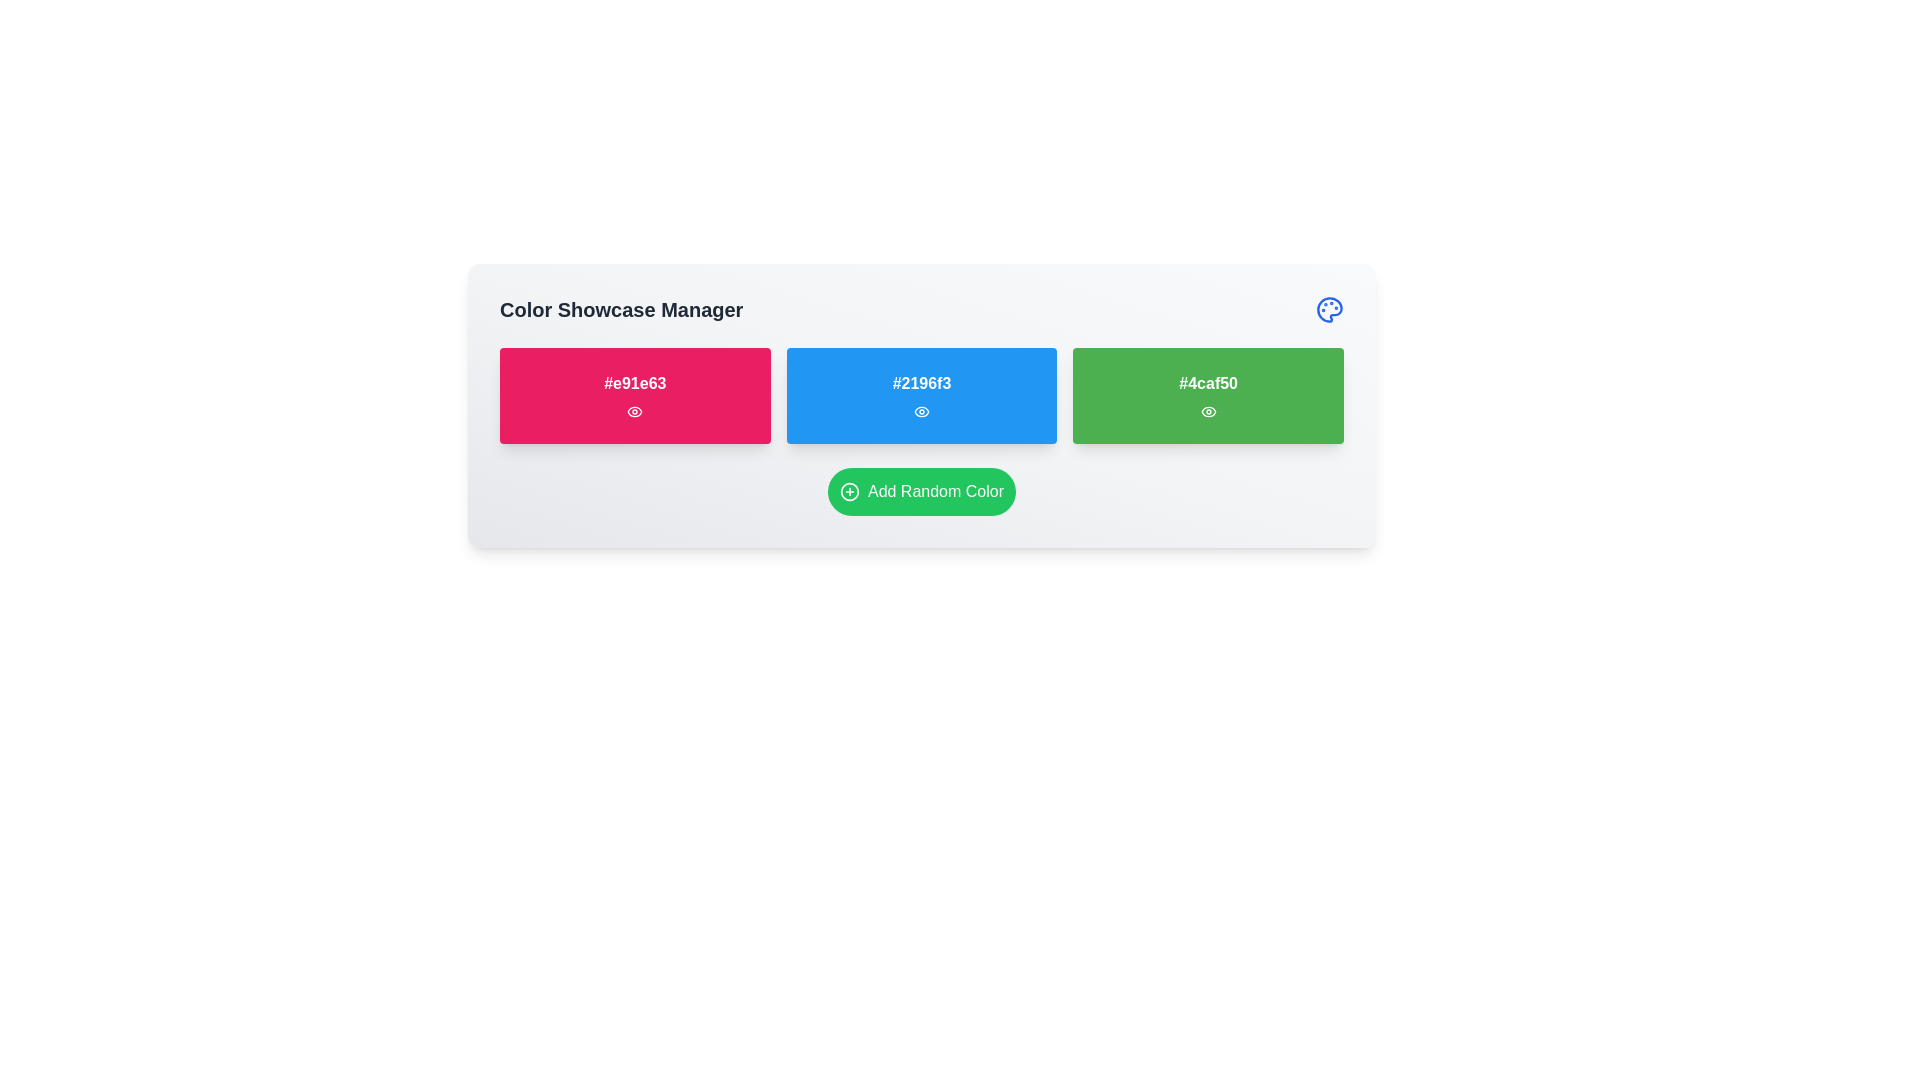 This screenshot has width=1920, height=1080. I want to click on the visibility indicator icon located at the bottom of the middle green card labeled '#4caf50', so click(1207, 411).